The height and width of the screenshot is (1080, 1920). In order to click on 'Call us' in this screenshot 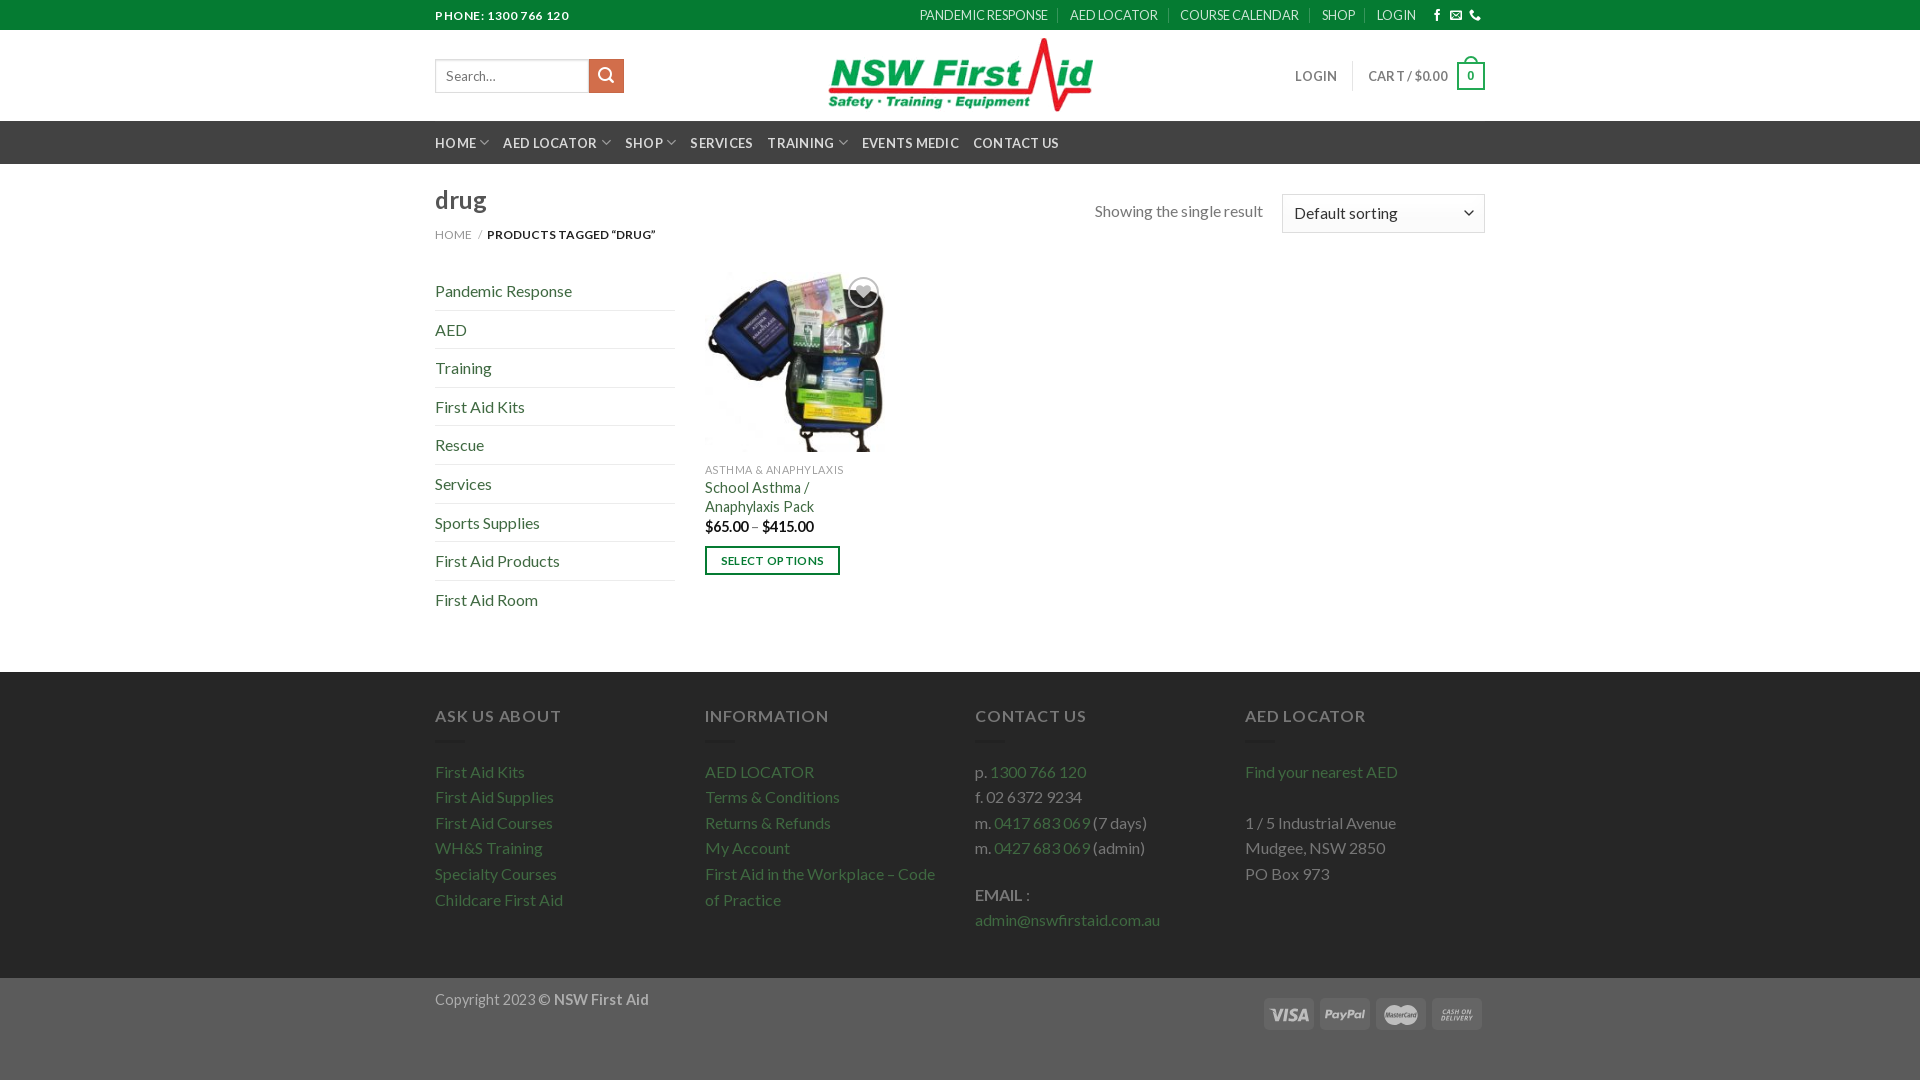, I will do `click(1474, 15)`.